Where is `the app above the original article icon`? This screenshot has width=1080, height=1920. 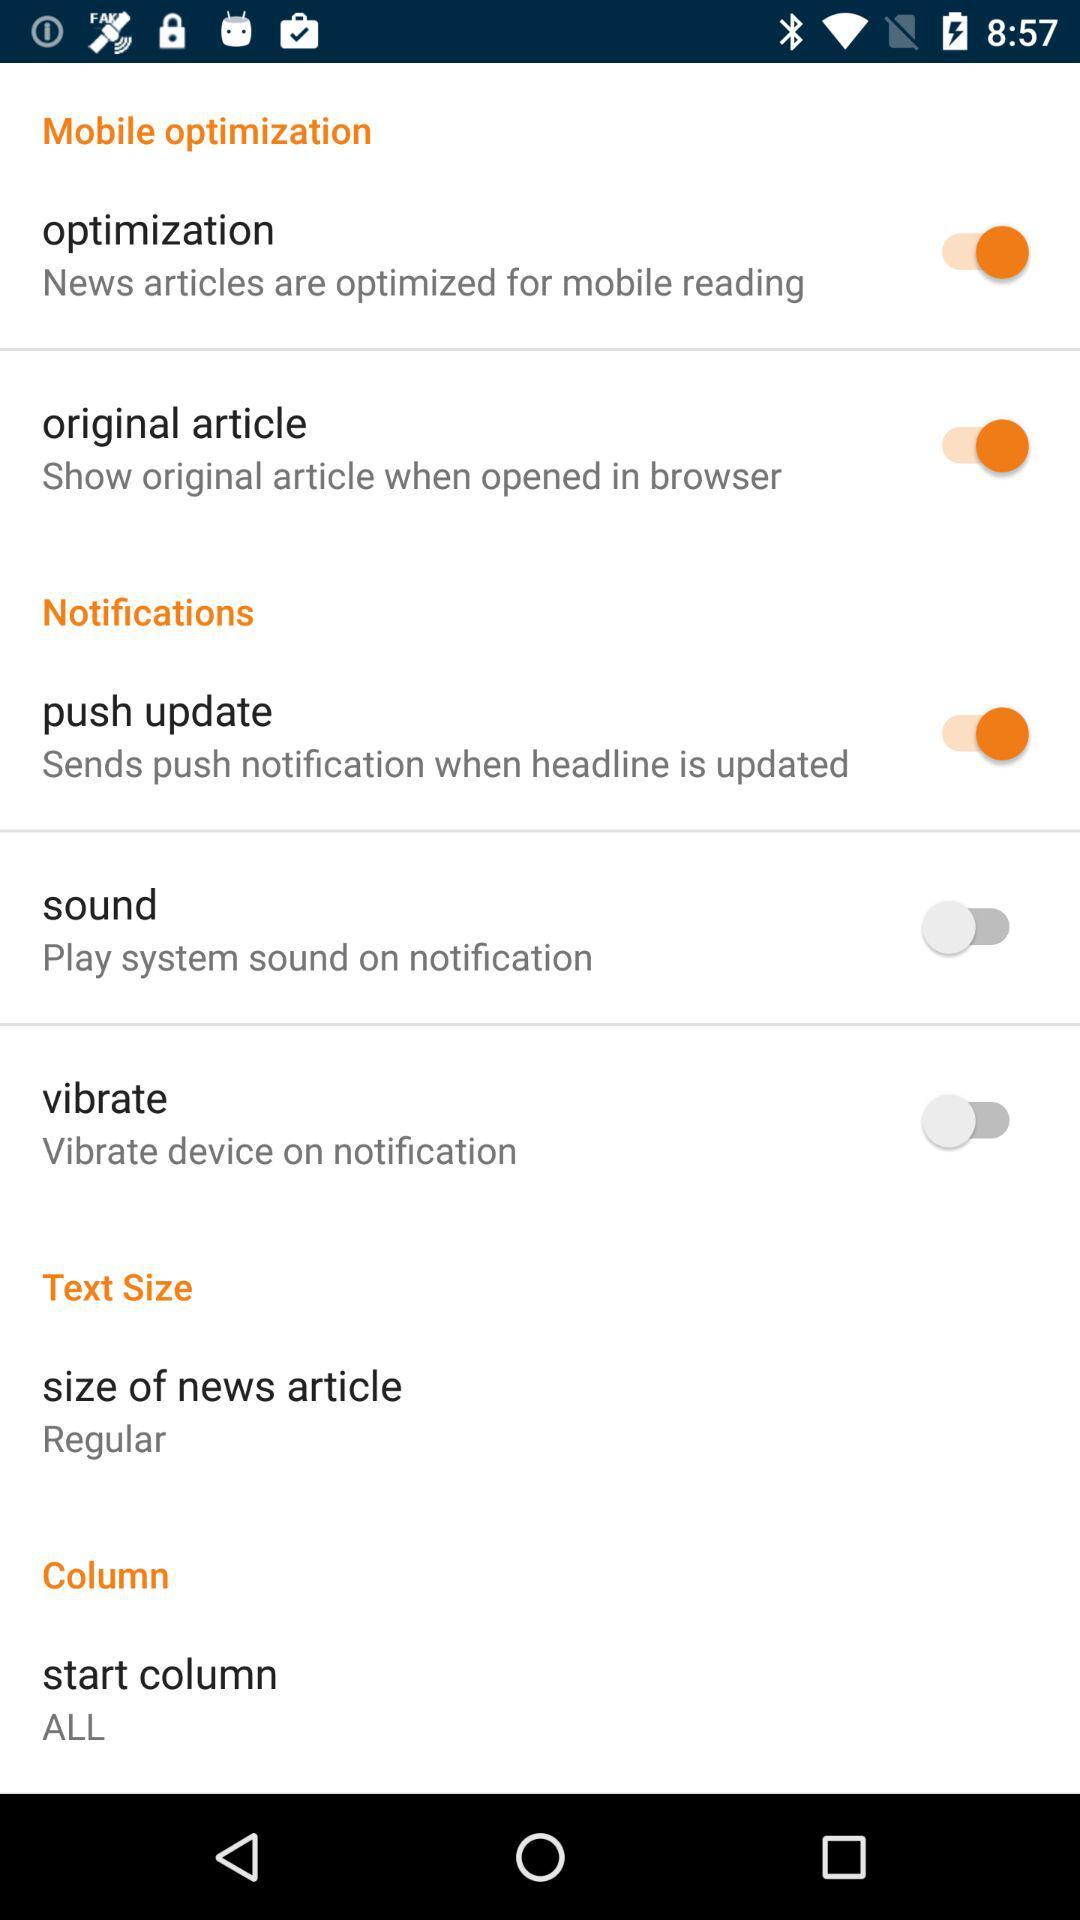
the app above the original article icon is located at coordinates (422, 280).